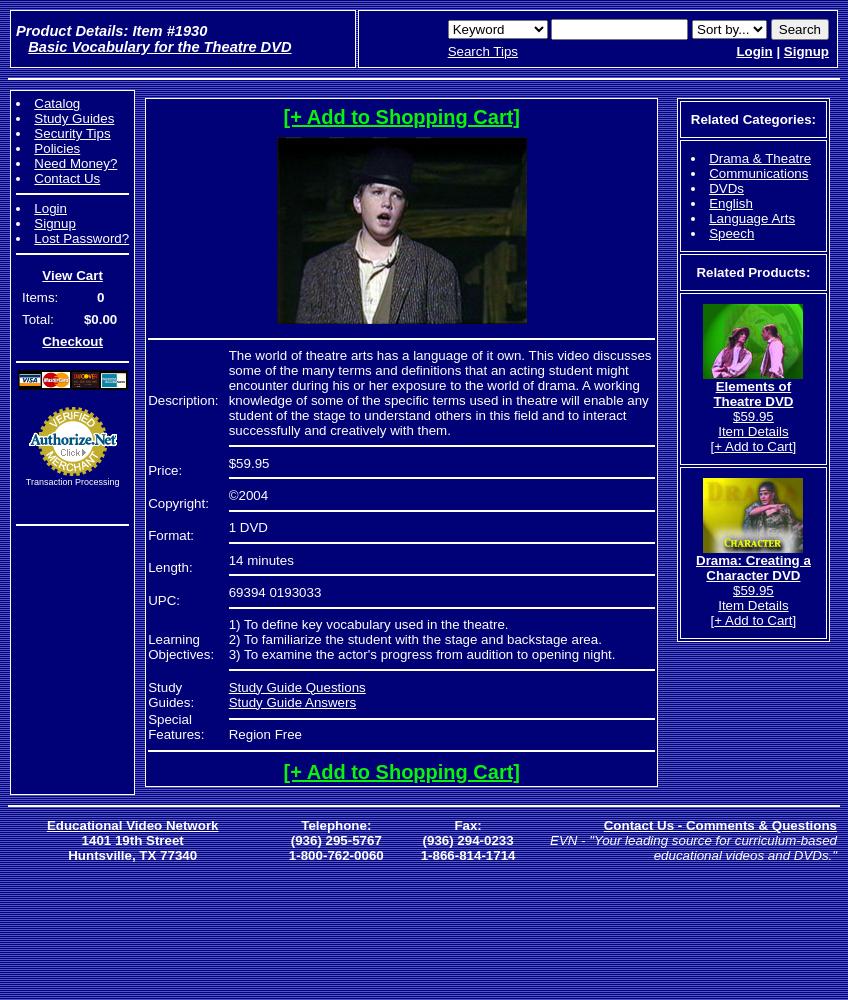  What do you see at coordinates (83, 317) in the screenshot?
I see `'$0.00'` at bounding box center [83, 317].